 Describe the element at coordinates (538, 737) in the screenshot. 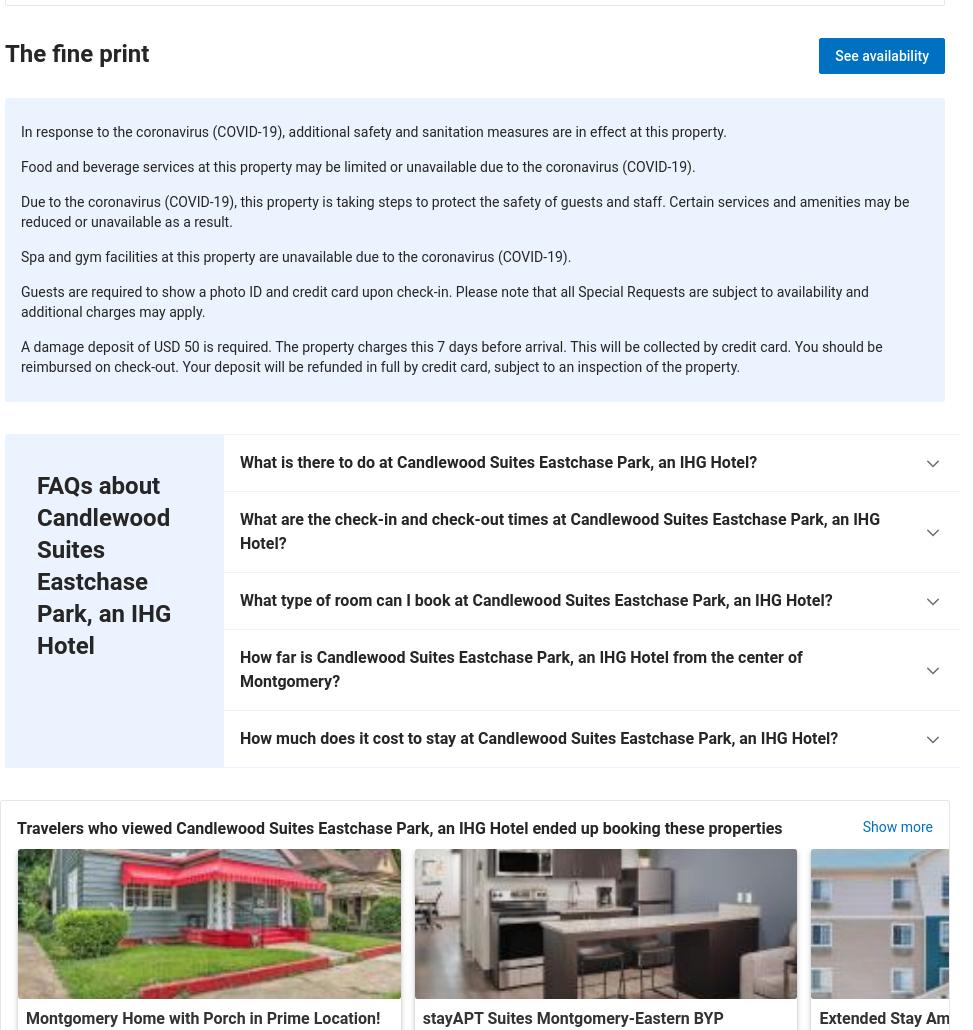

I see `'How much does it cost to stay at Candlewood Suites Eastchase Park, an IHG Hotel?'` at that location.